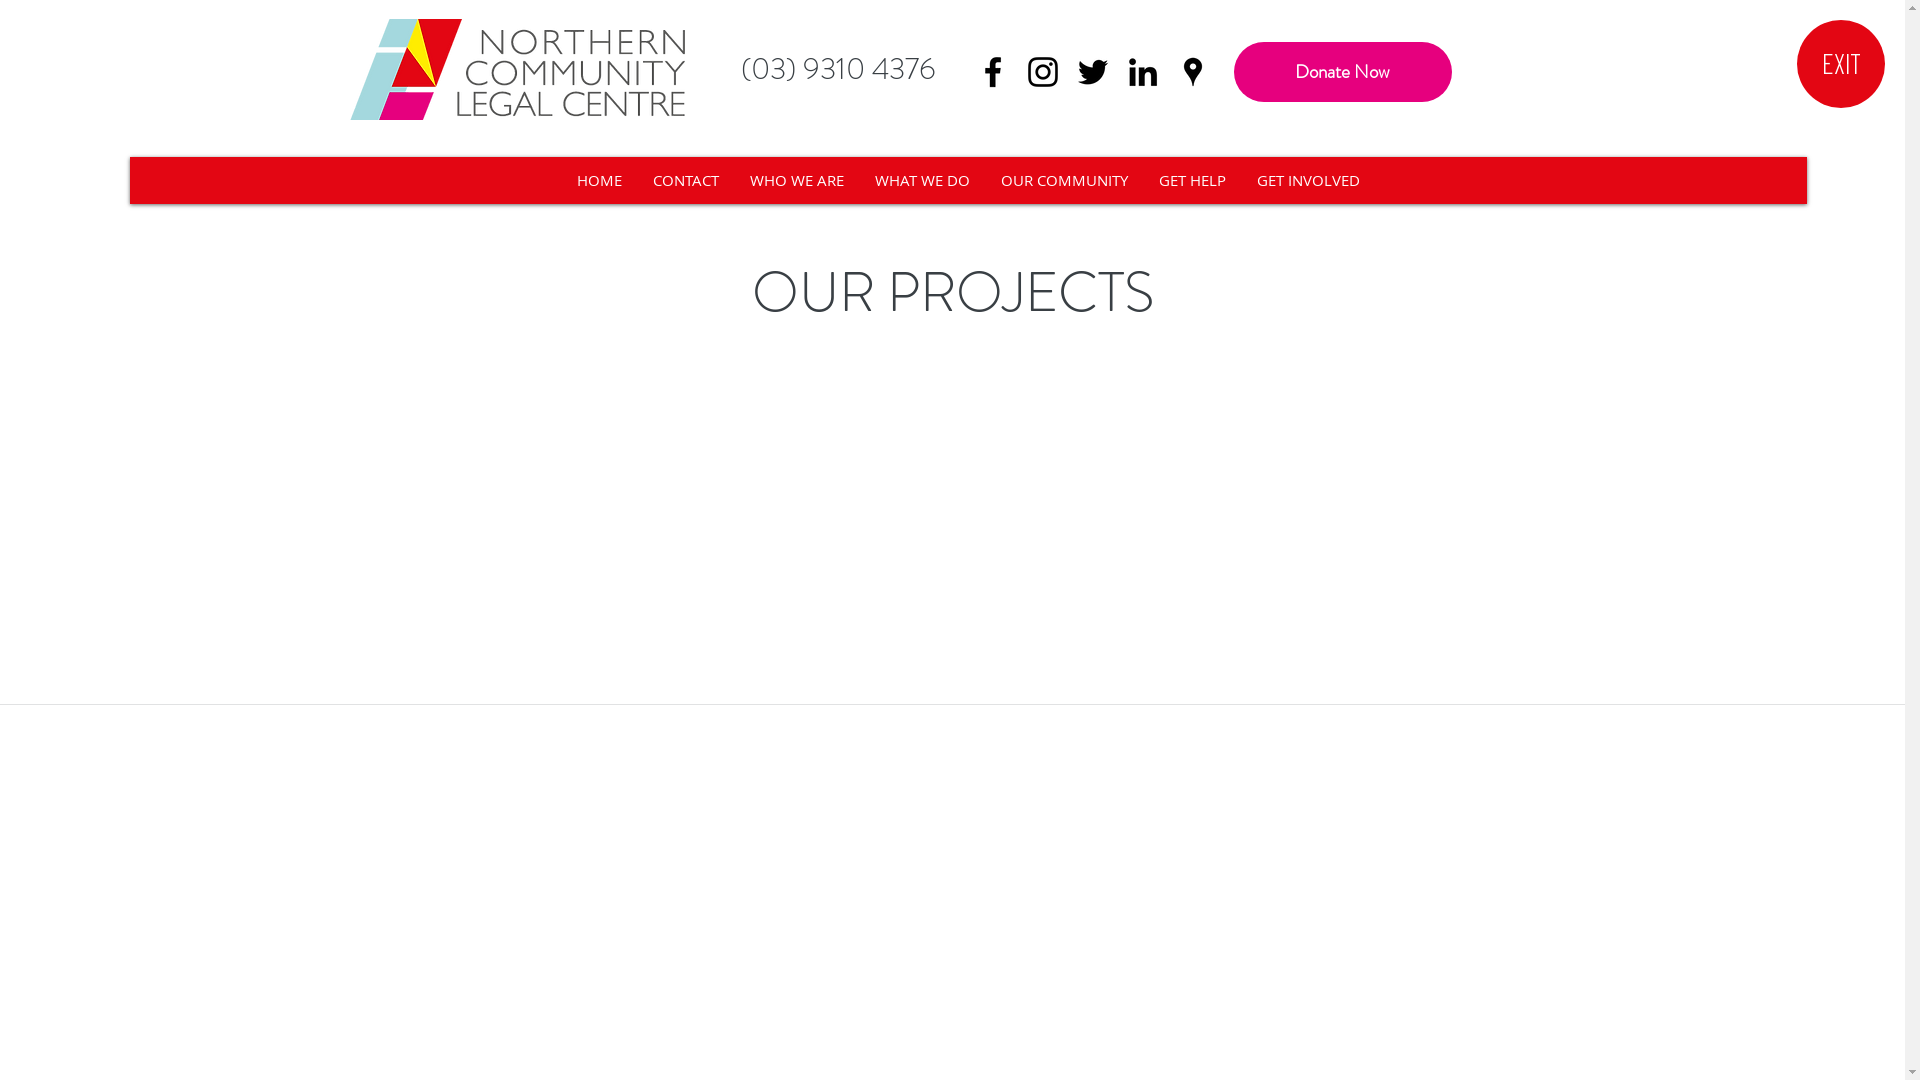 The image size is (1920, 1080). Describe the element at coordinates (685, 180) in the screenshot. I see `'CONTACT'` at that location.